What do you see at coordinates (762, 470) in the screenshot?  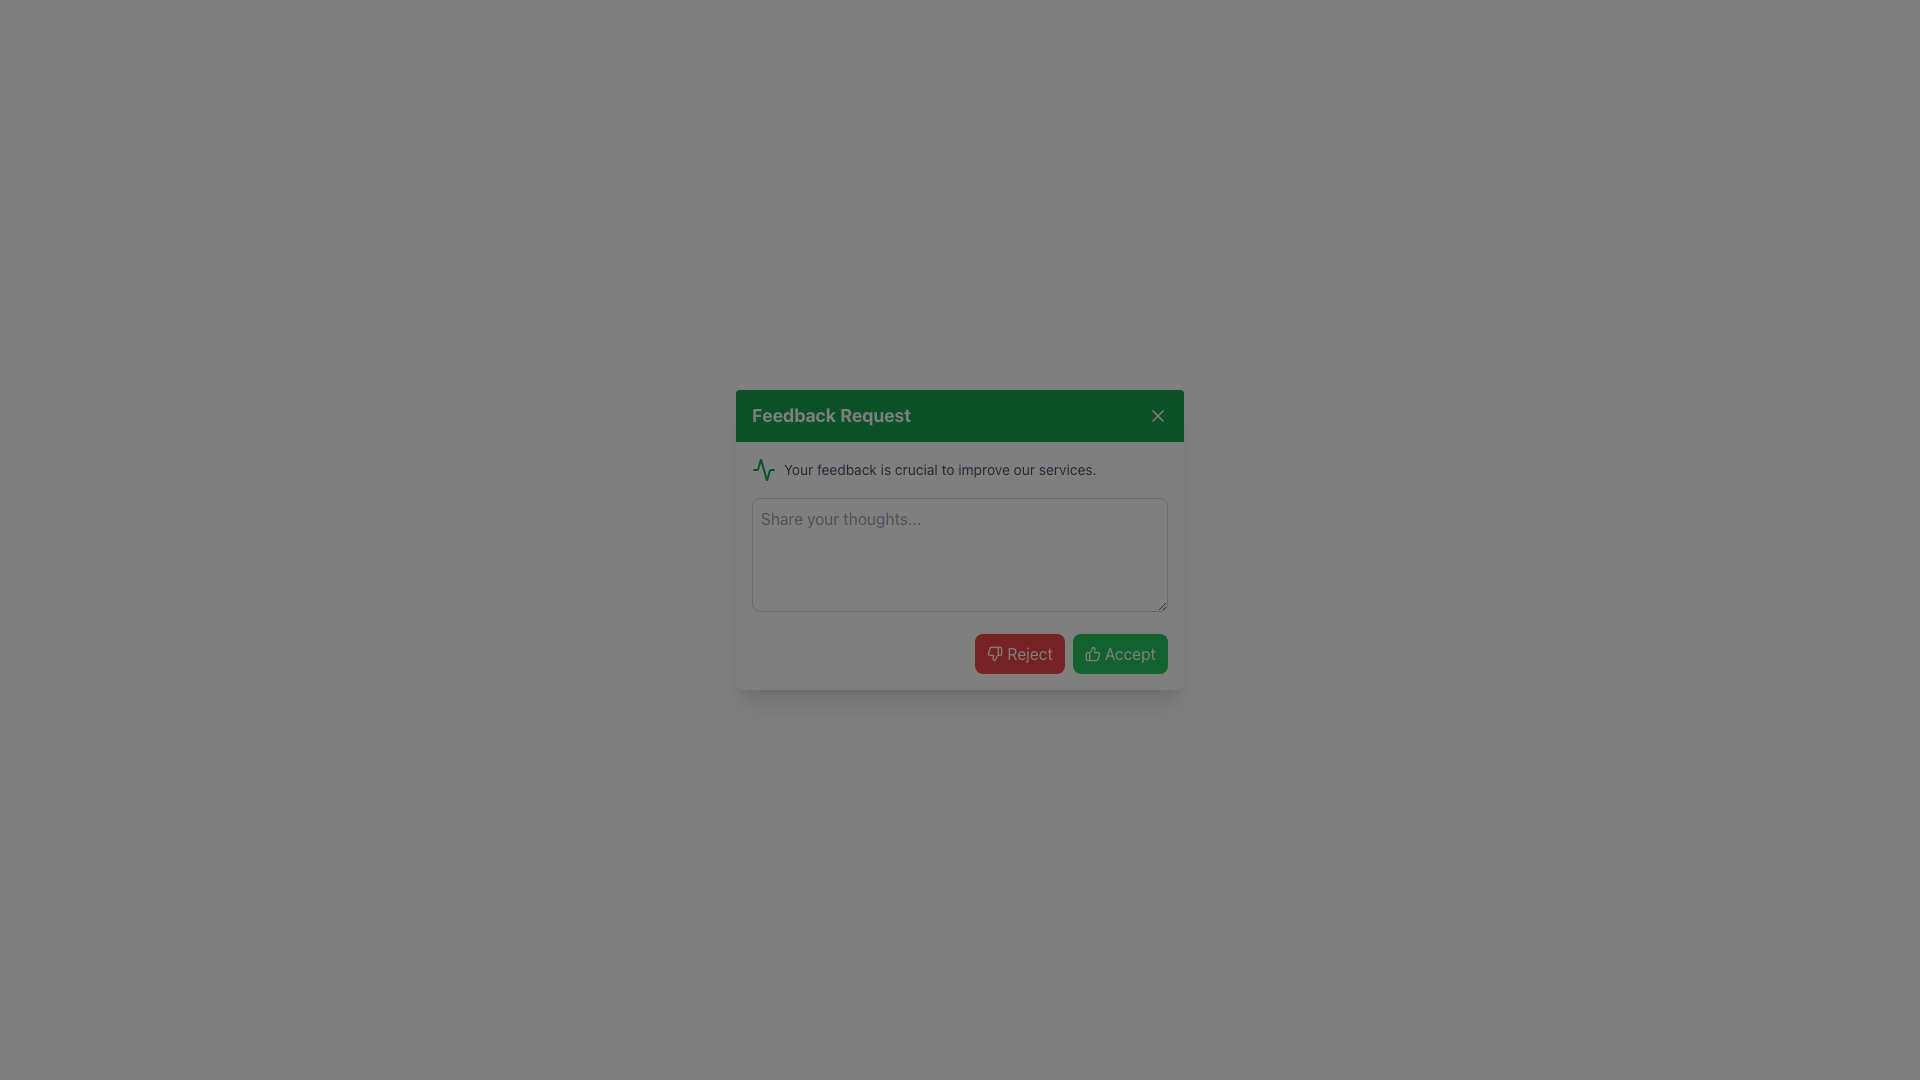 I see `the icon representing the theme of the feedback request, located at the top-left corner of the feedback dialog, to the left of the heading text` at bounding box center [762, 470].